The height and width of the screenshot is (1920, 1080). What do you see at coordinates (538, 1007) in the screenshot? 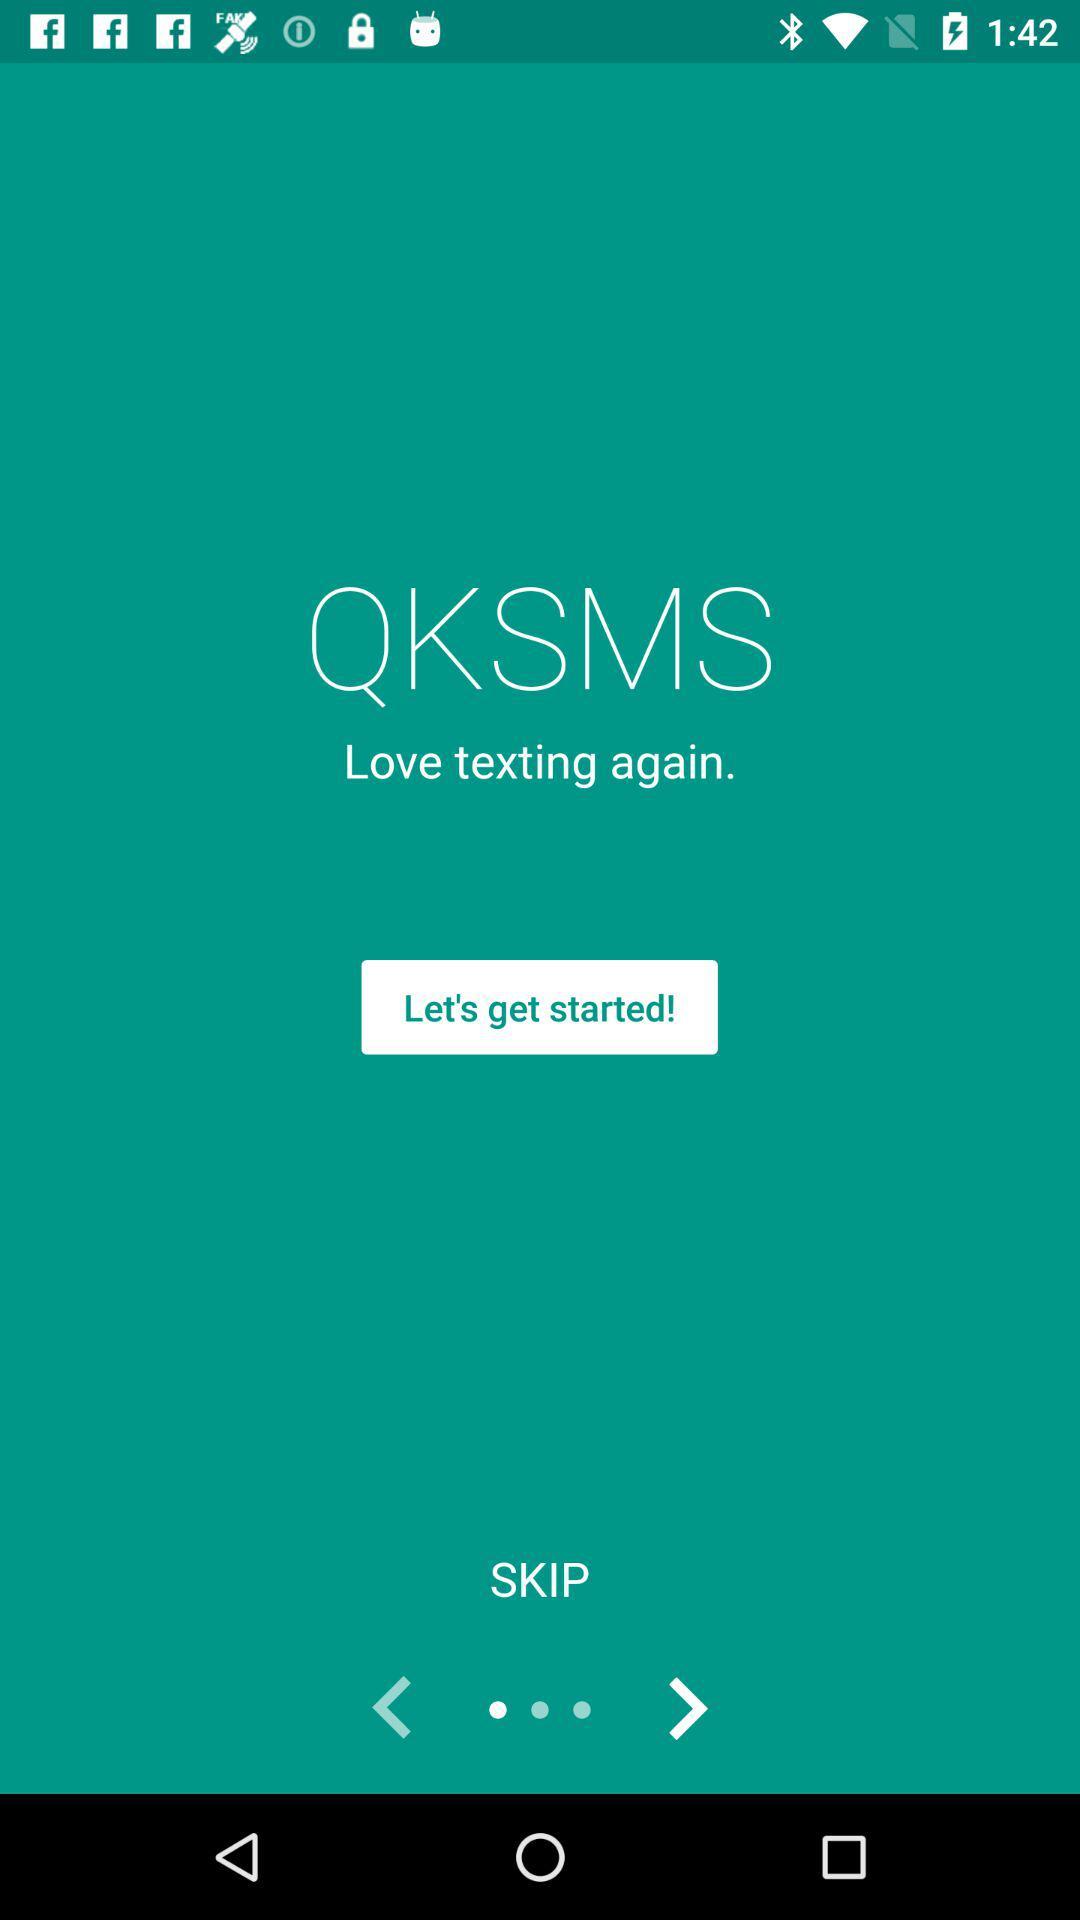
I see `the let s get` at bounding box center [538, 1007].